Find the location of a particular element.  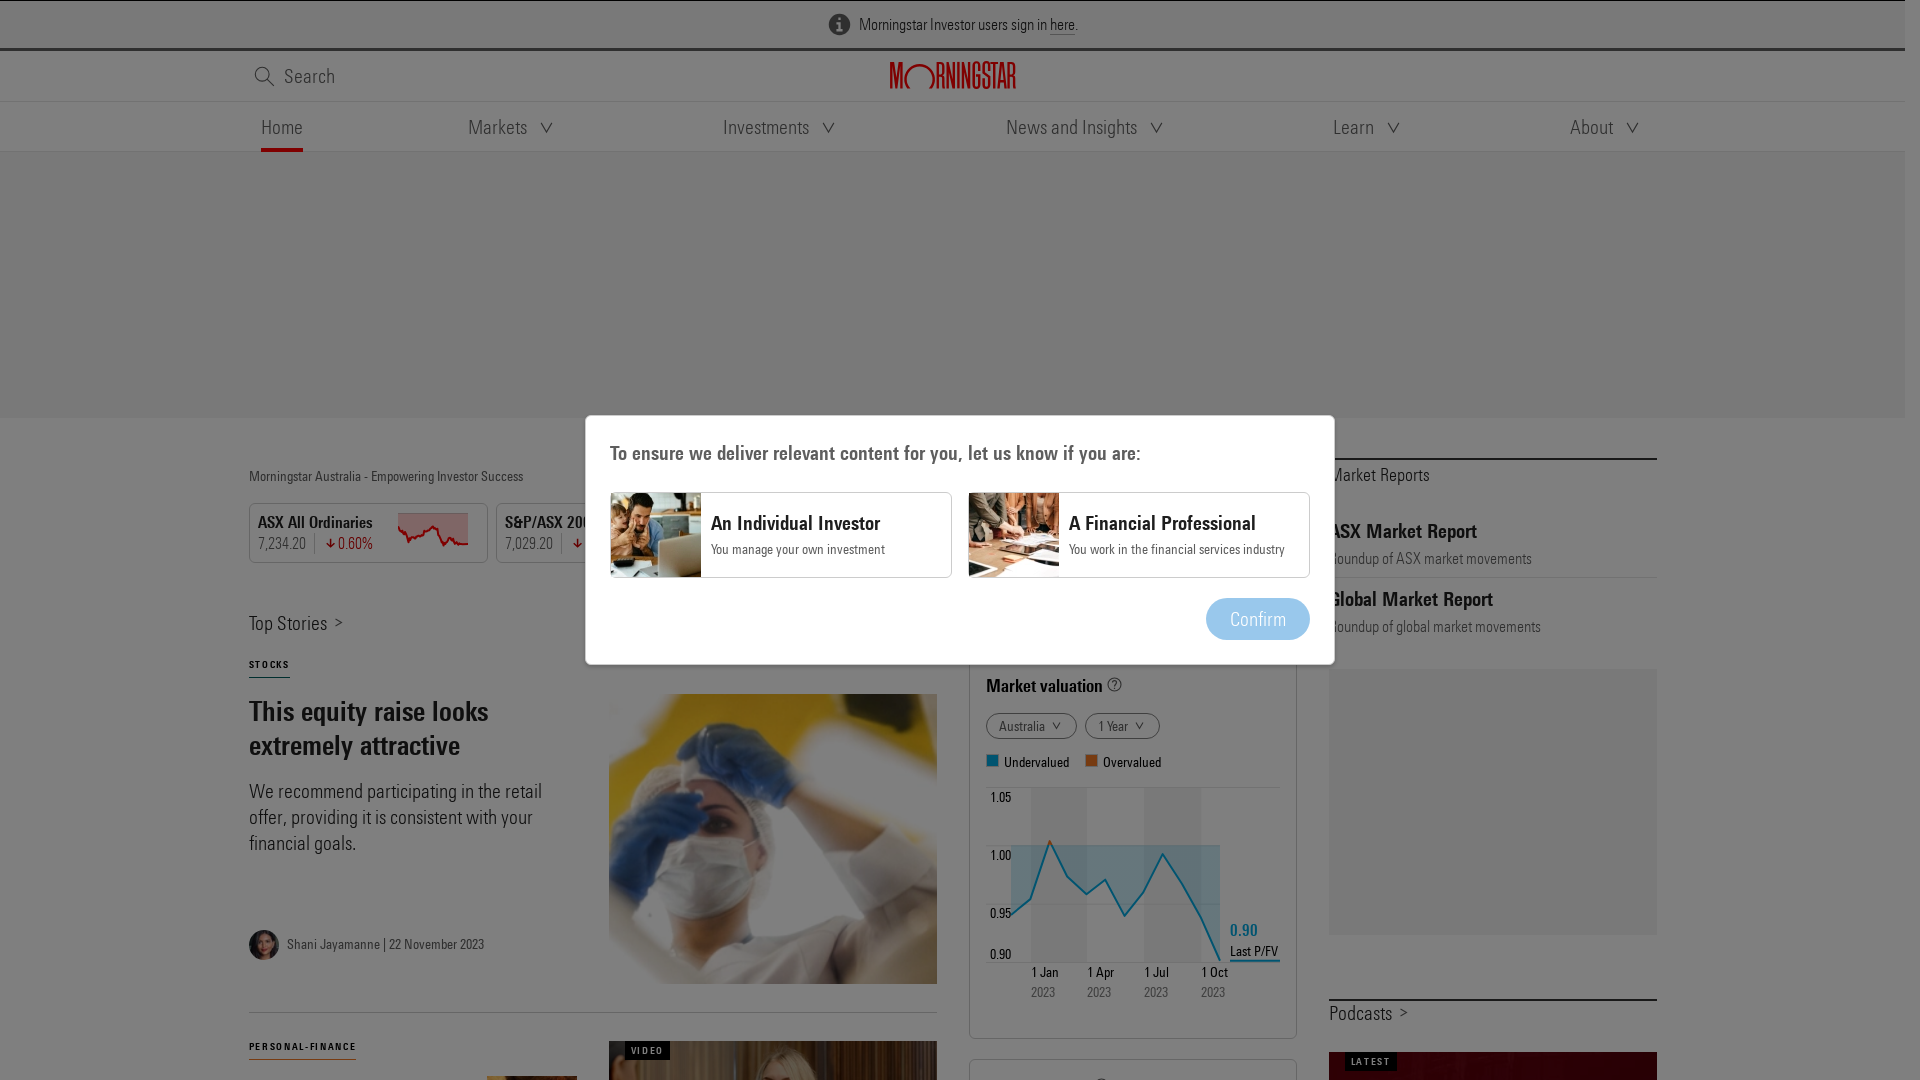

'Australia' is located at coordinates (1031, 725).